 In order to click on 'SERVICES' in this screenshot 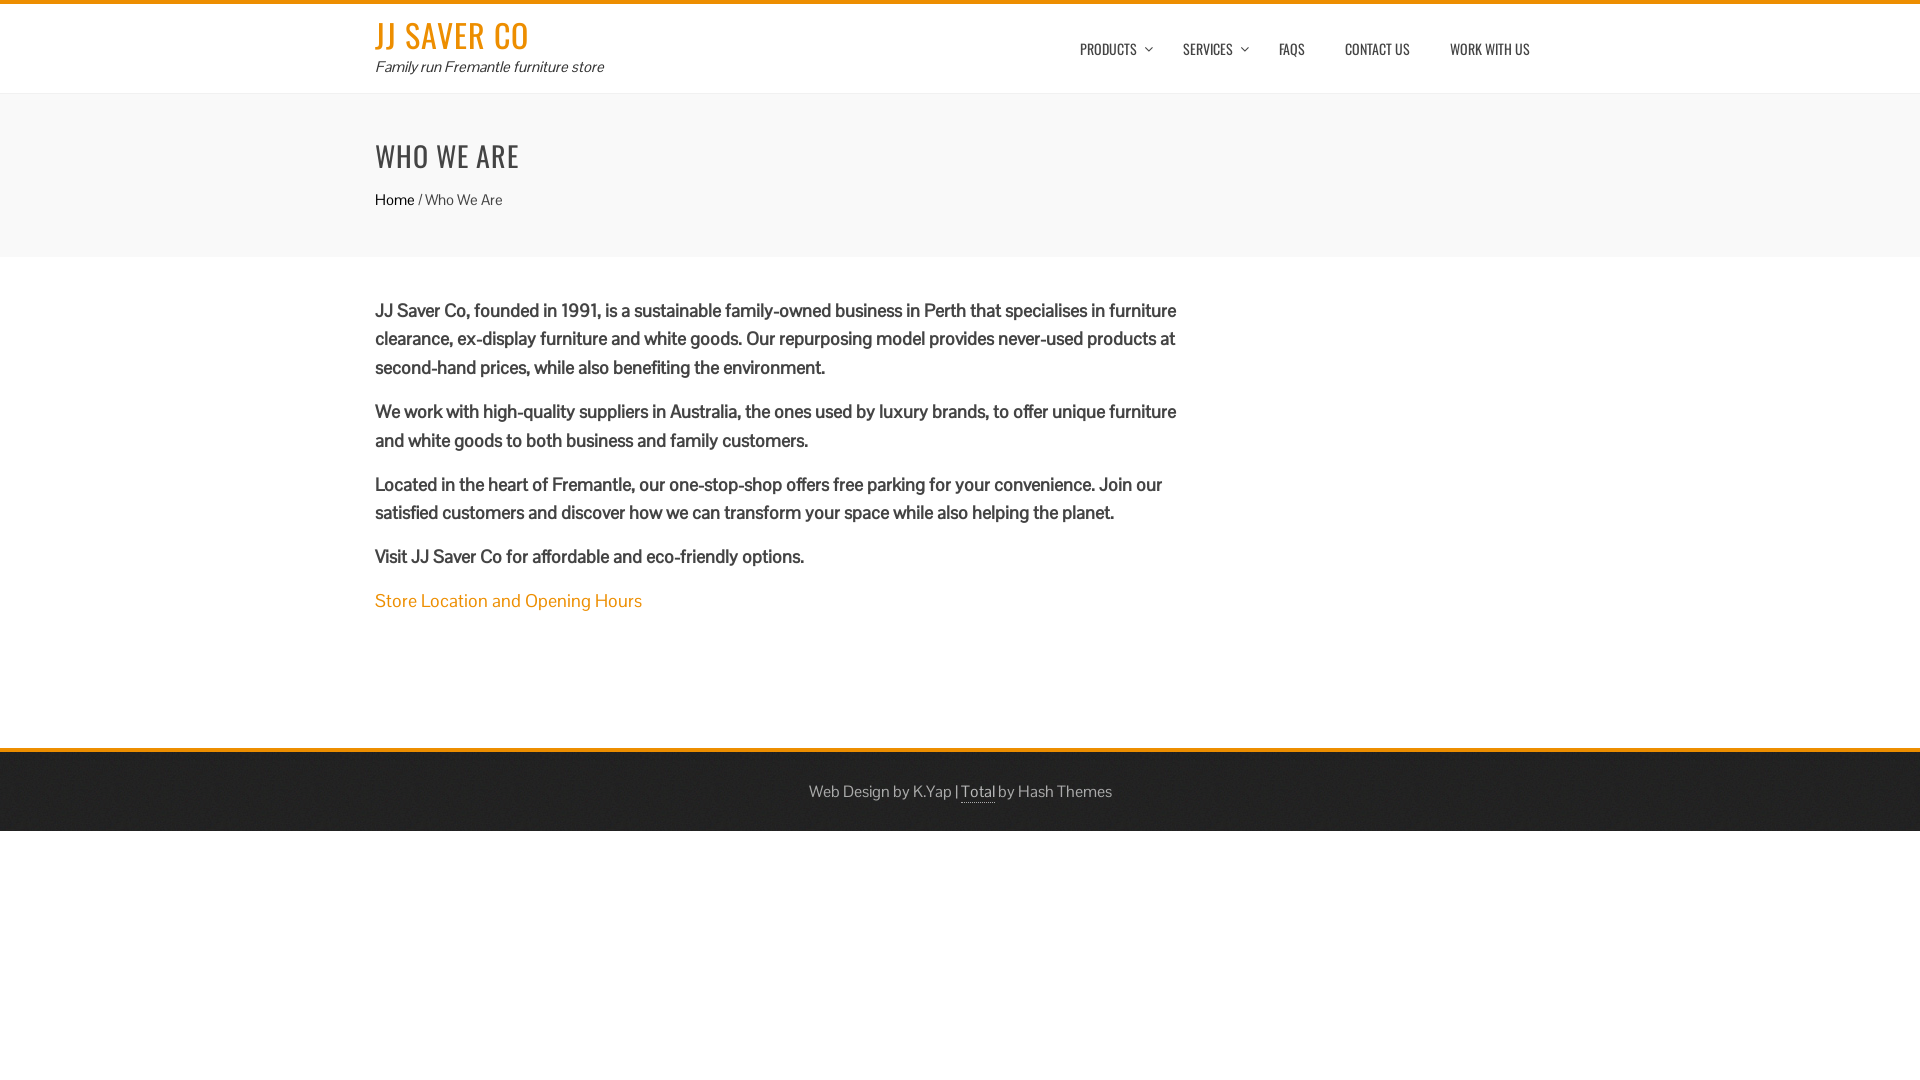, I will do `click(1209, 48)`.